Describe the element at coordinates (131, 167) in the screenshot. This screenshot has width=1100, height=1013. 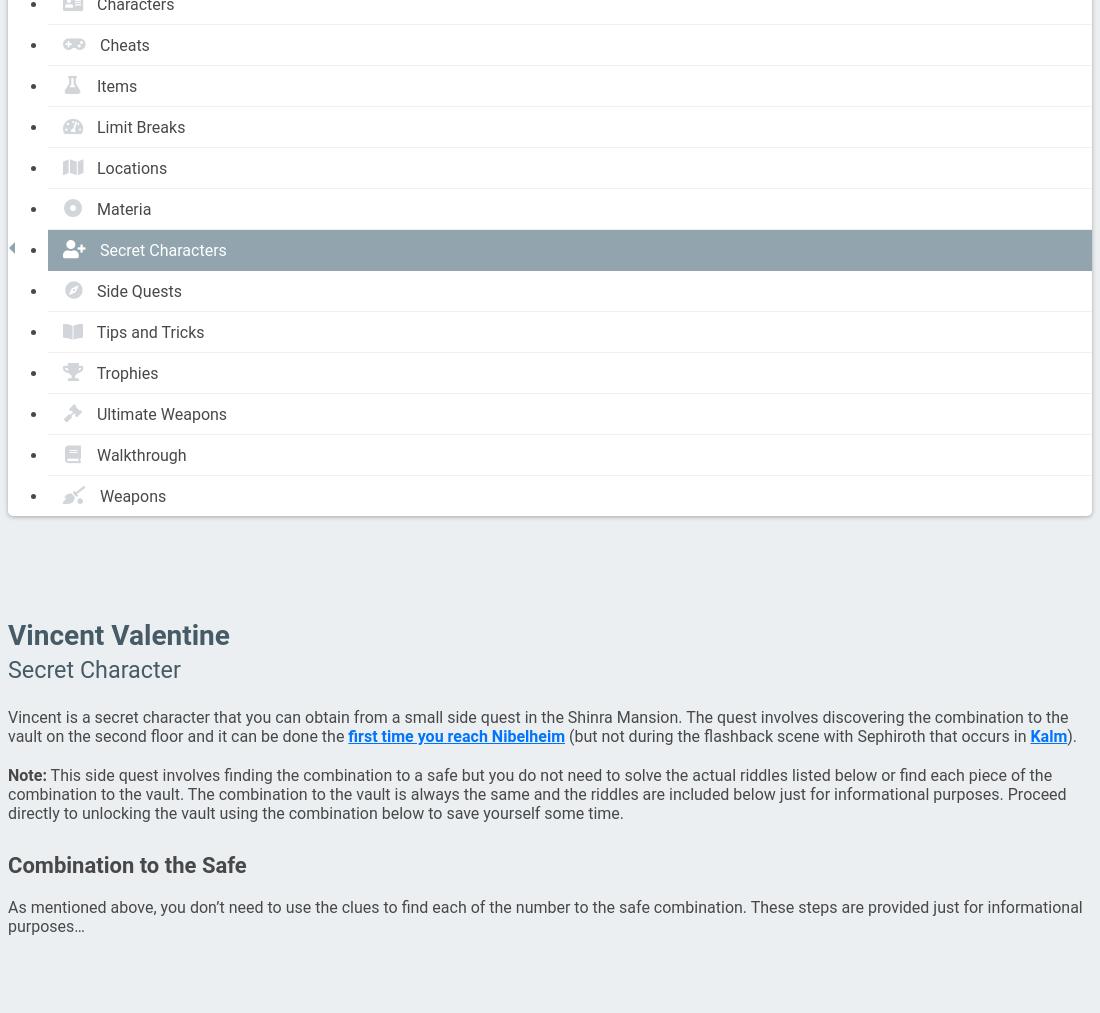
I see `'Locations'` at that location.